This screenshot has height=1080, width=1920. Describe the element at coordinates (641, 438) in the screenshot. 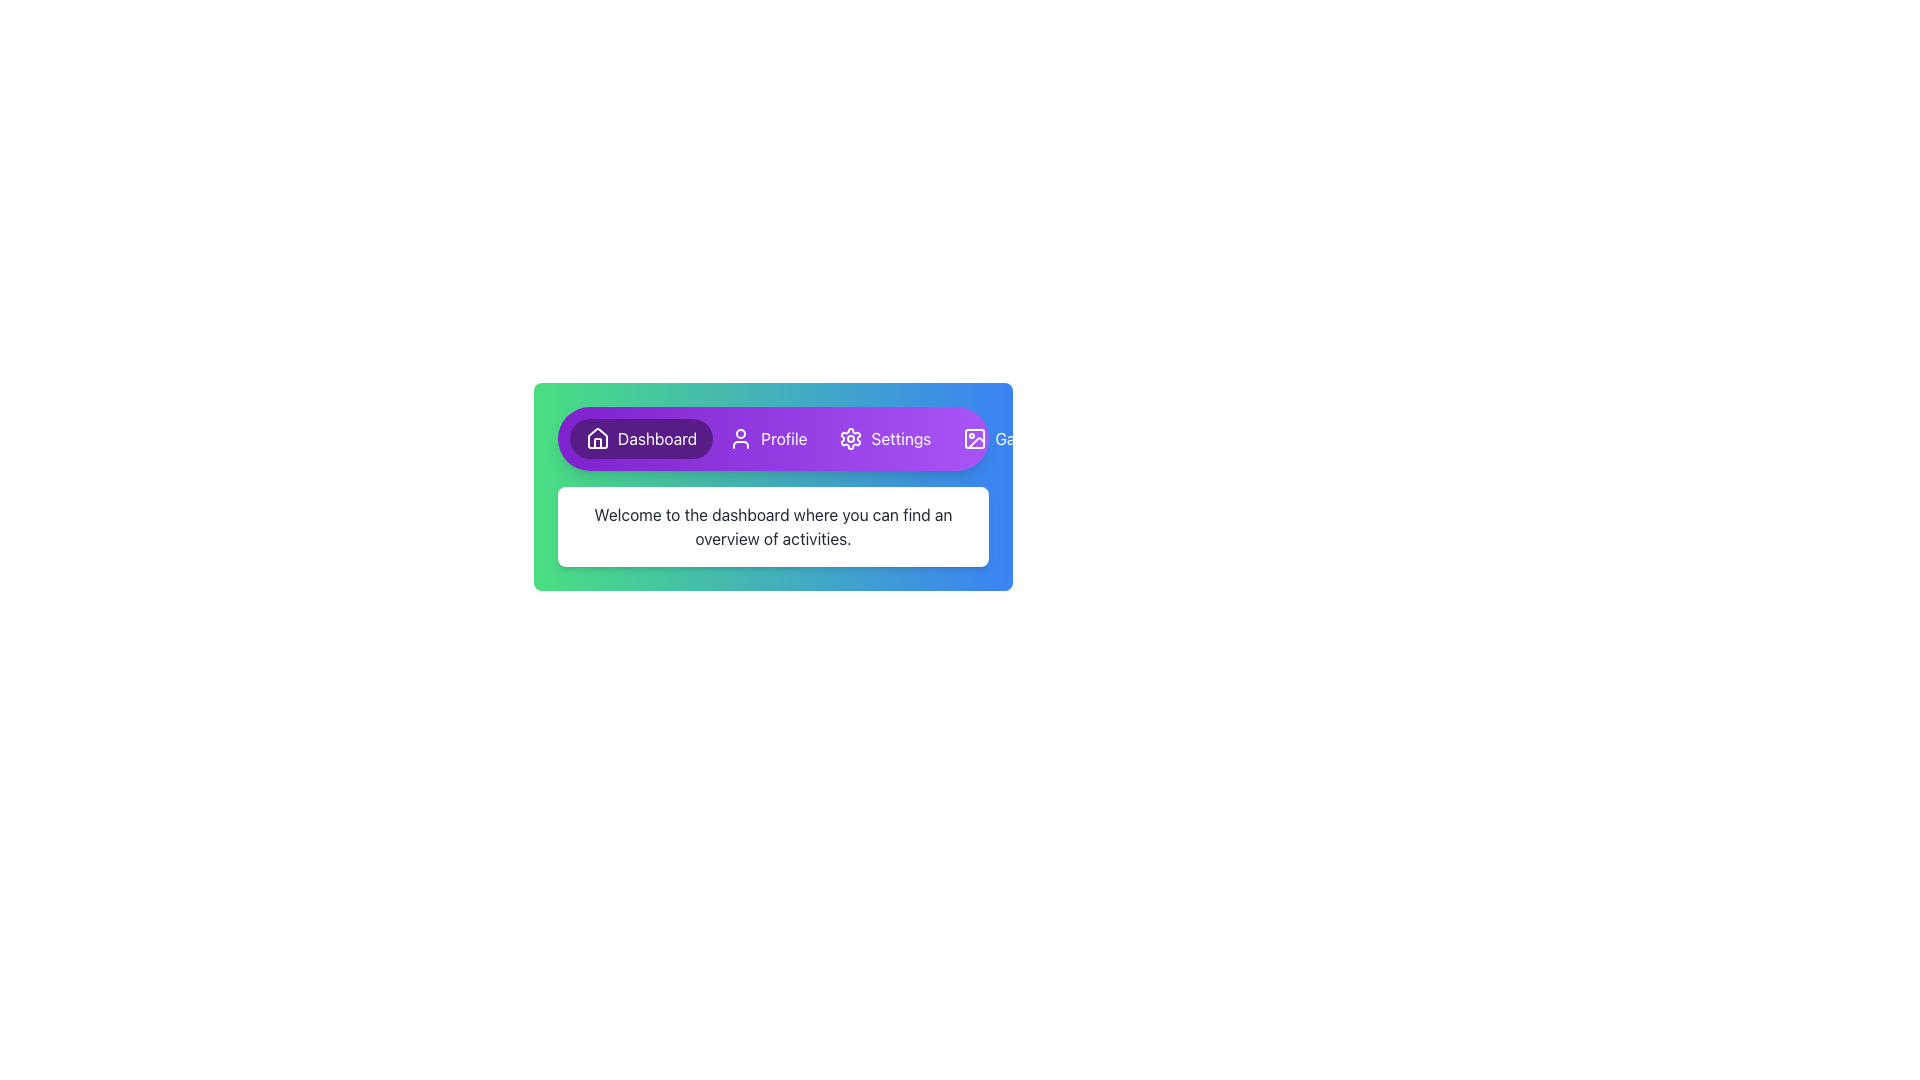

I see `the first button in the horizontally-aligned menu` at that location.